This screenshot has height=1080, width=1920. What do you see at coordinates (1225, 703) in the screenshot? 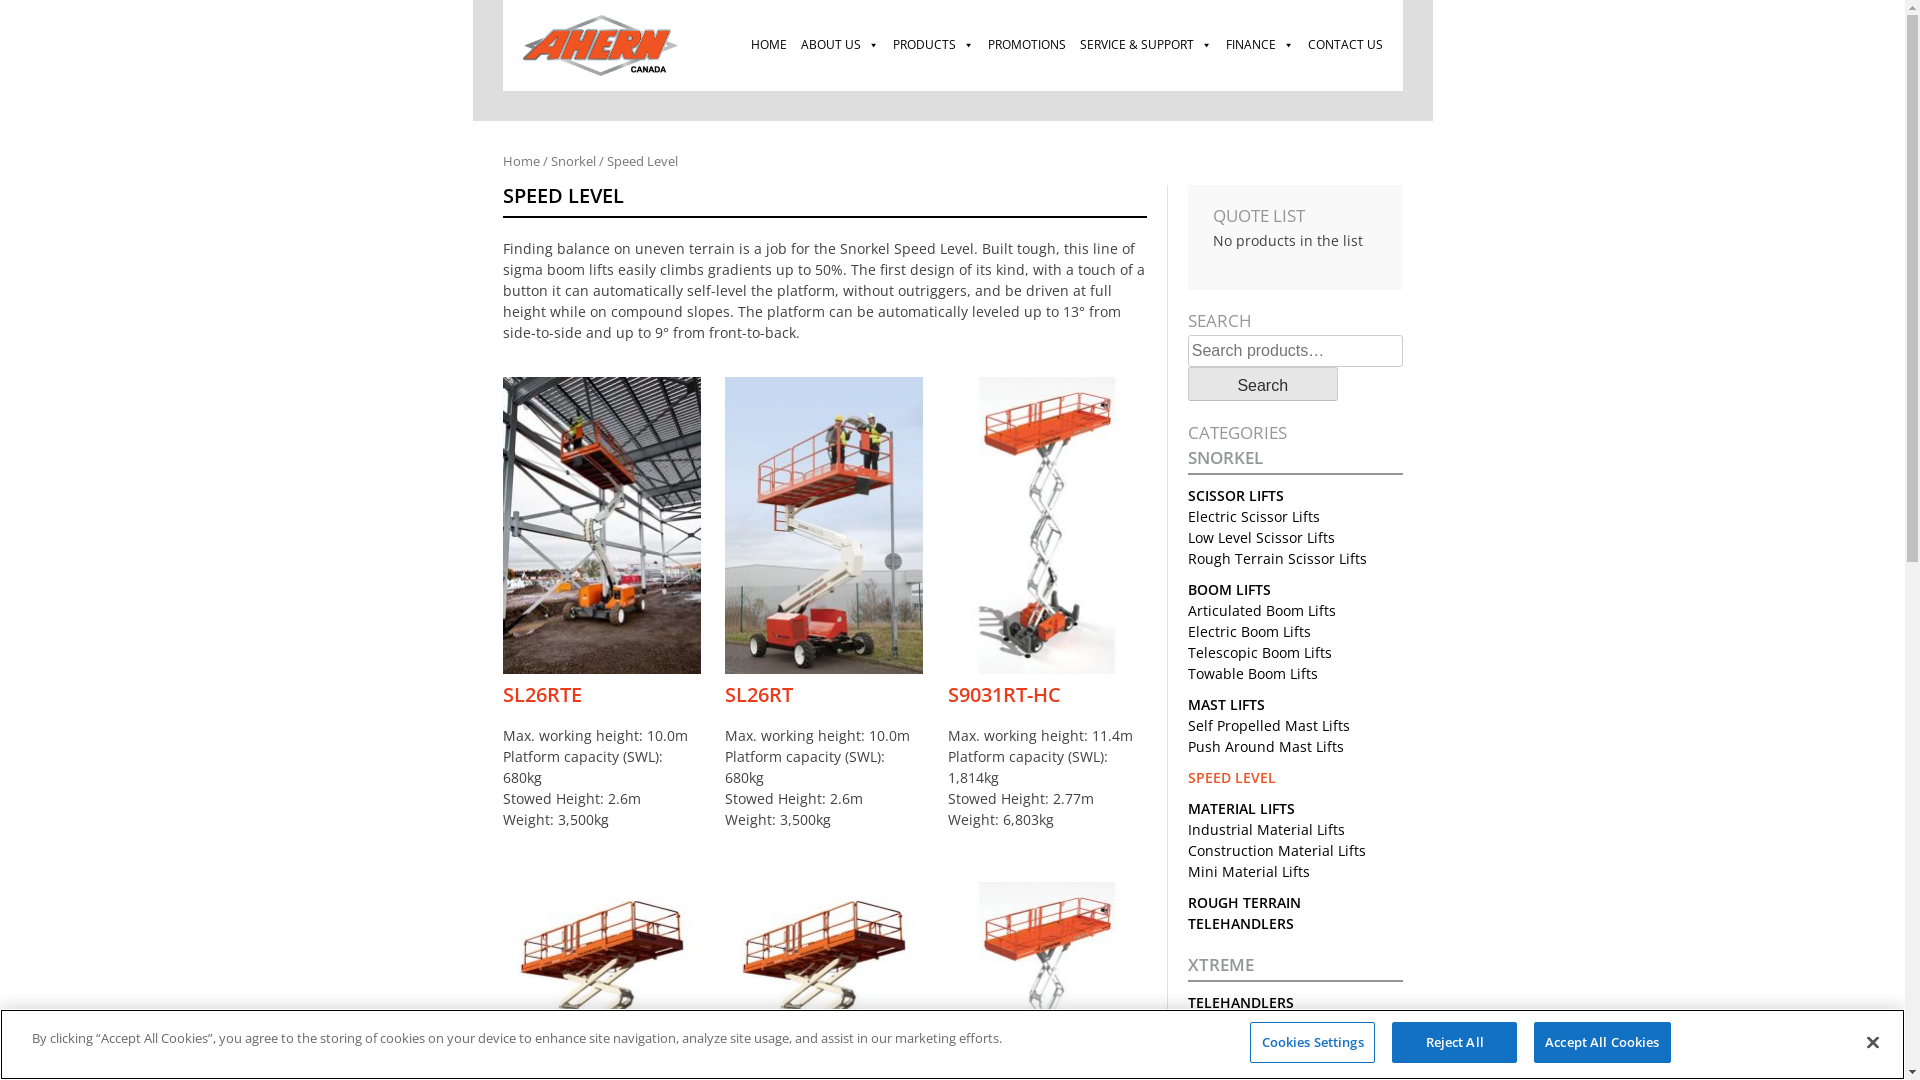
I see `'MAST LIFTS'` at bounding box center [1225, 703].